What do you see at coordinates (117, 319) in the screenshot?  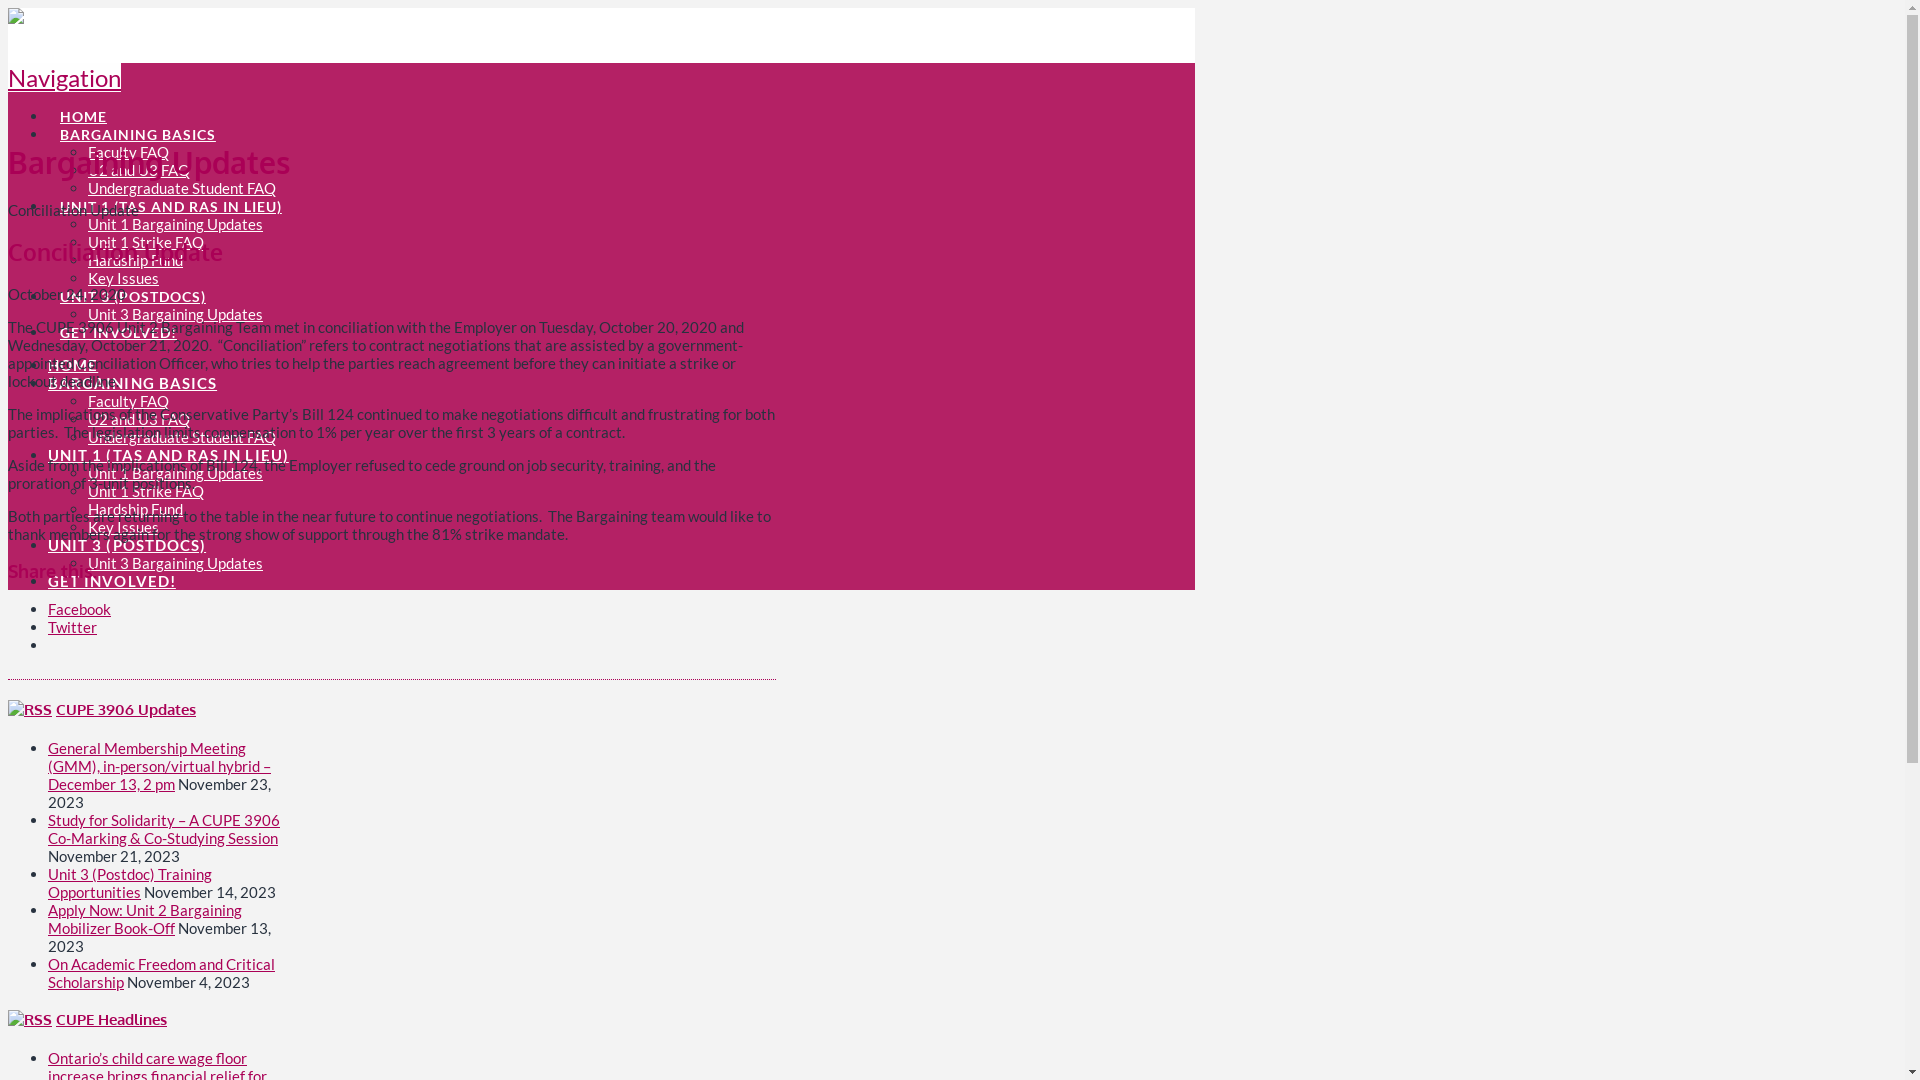 I see `'GET INVOLVED!'` at bounding box center [117, 319].